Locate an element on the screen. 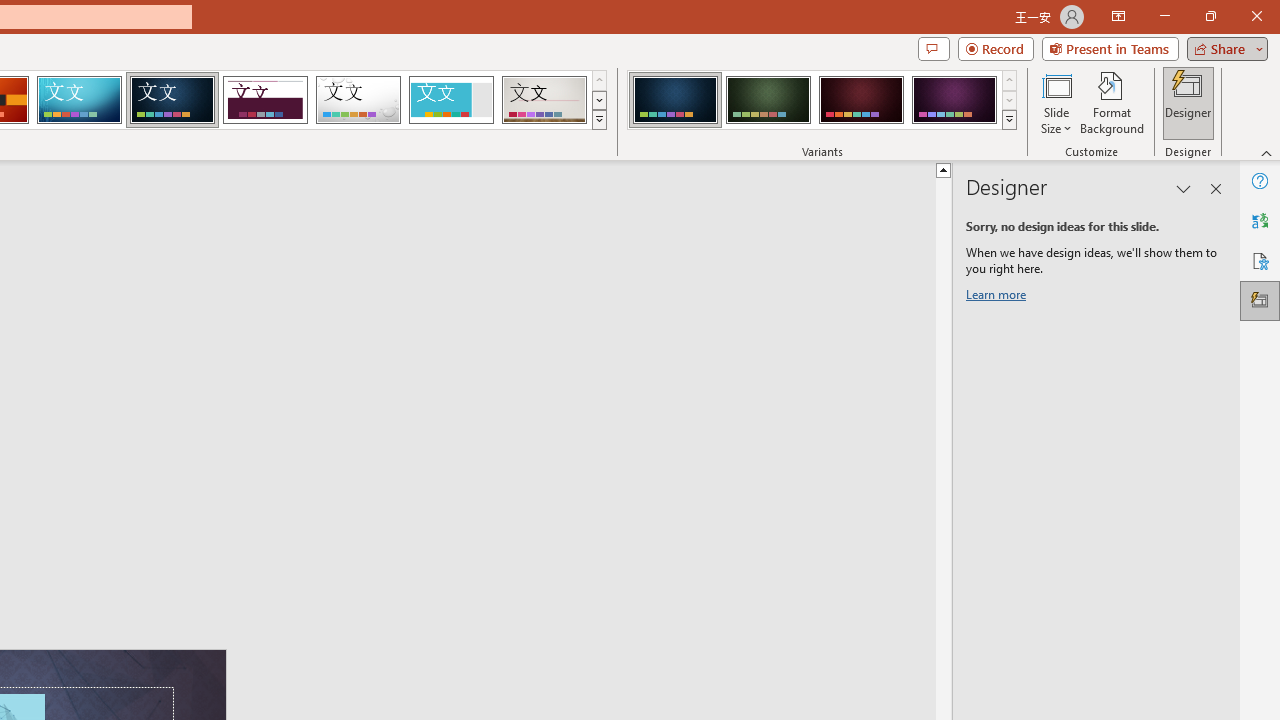  'Gallery' is located at coordinates (544, 100).